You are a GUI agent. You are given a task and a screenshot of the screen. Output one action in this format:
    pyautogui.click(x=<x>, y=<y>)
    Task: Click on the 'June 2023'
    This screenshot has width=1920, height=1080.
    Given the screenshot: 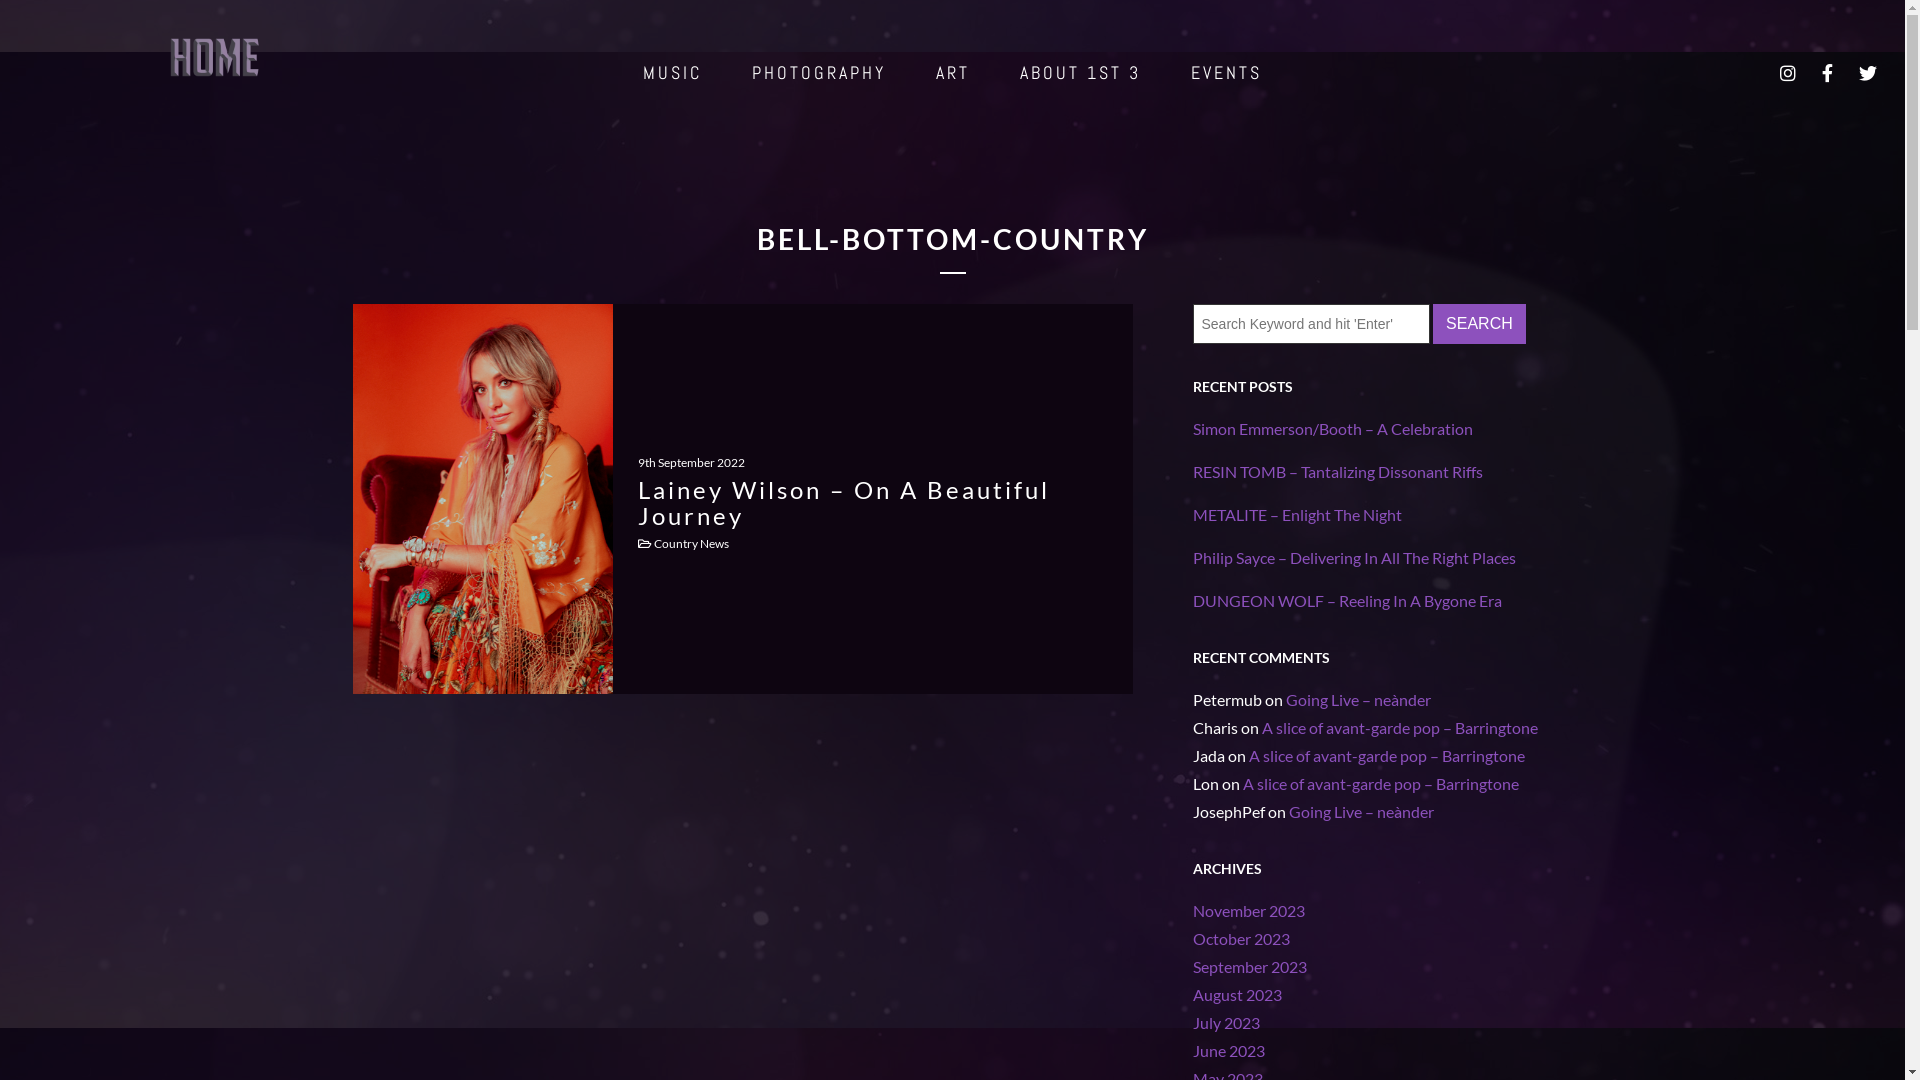 What is the action you would take?
    pyautogui.click(x=1227, y=1048)
    